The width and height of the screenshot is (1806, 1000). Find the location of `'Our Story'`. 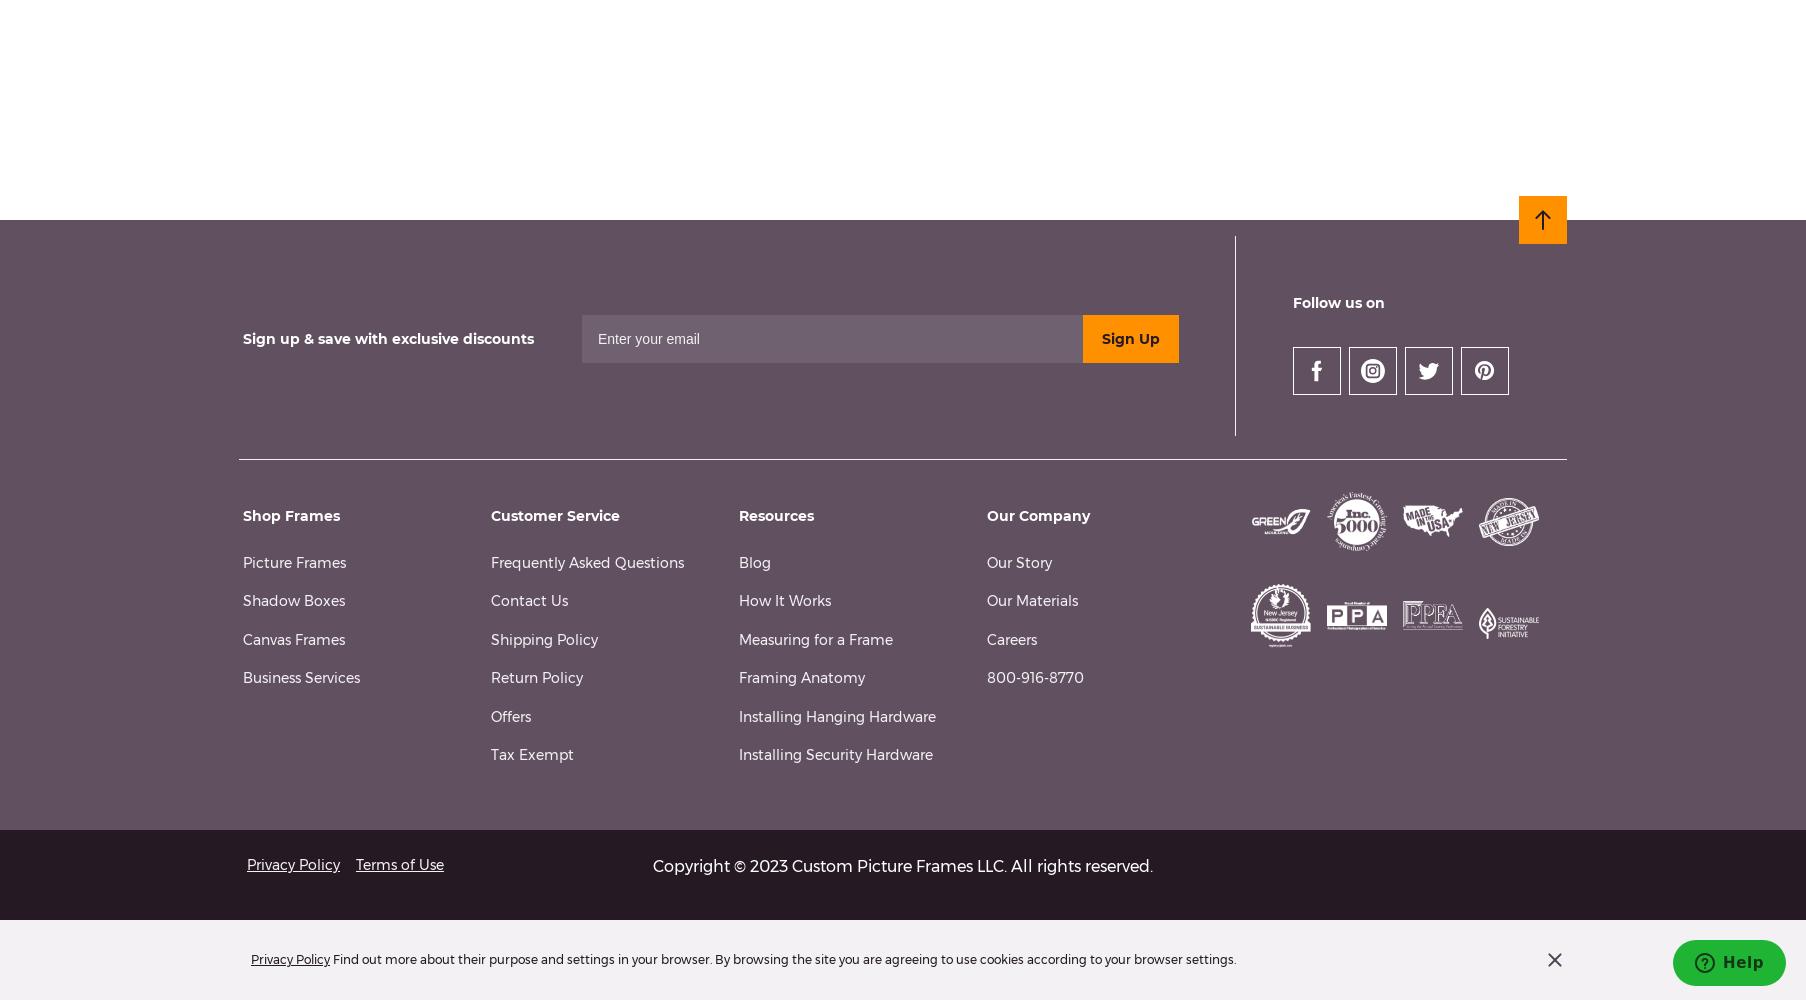

'Our Story' is located at coordinates (986, 562).